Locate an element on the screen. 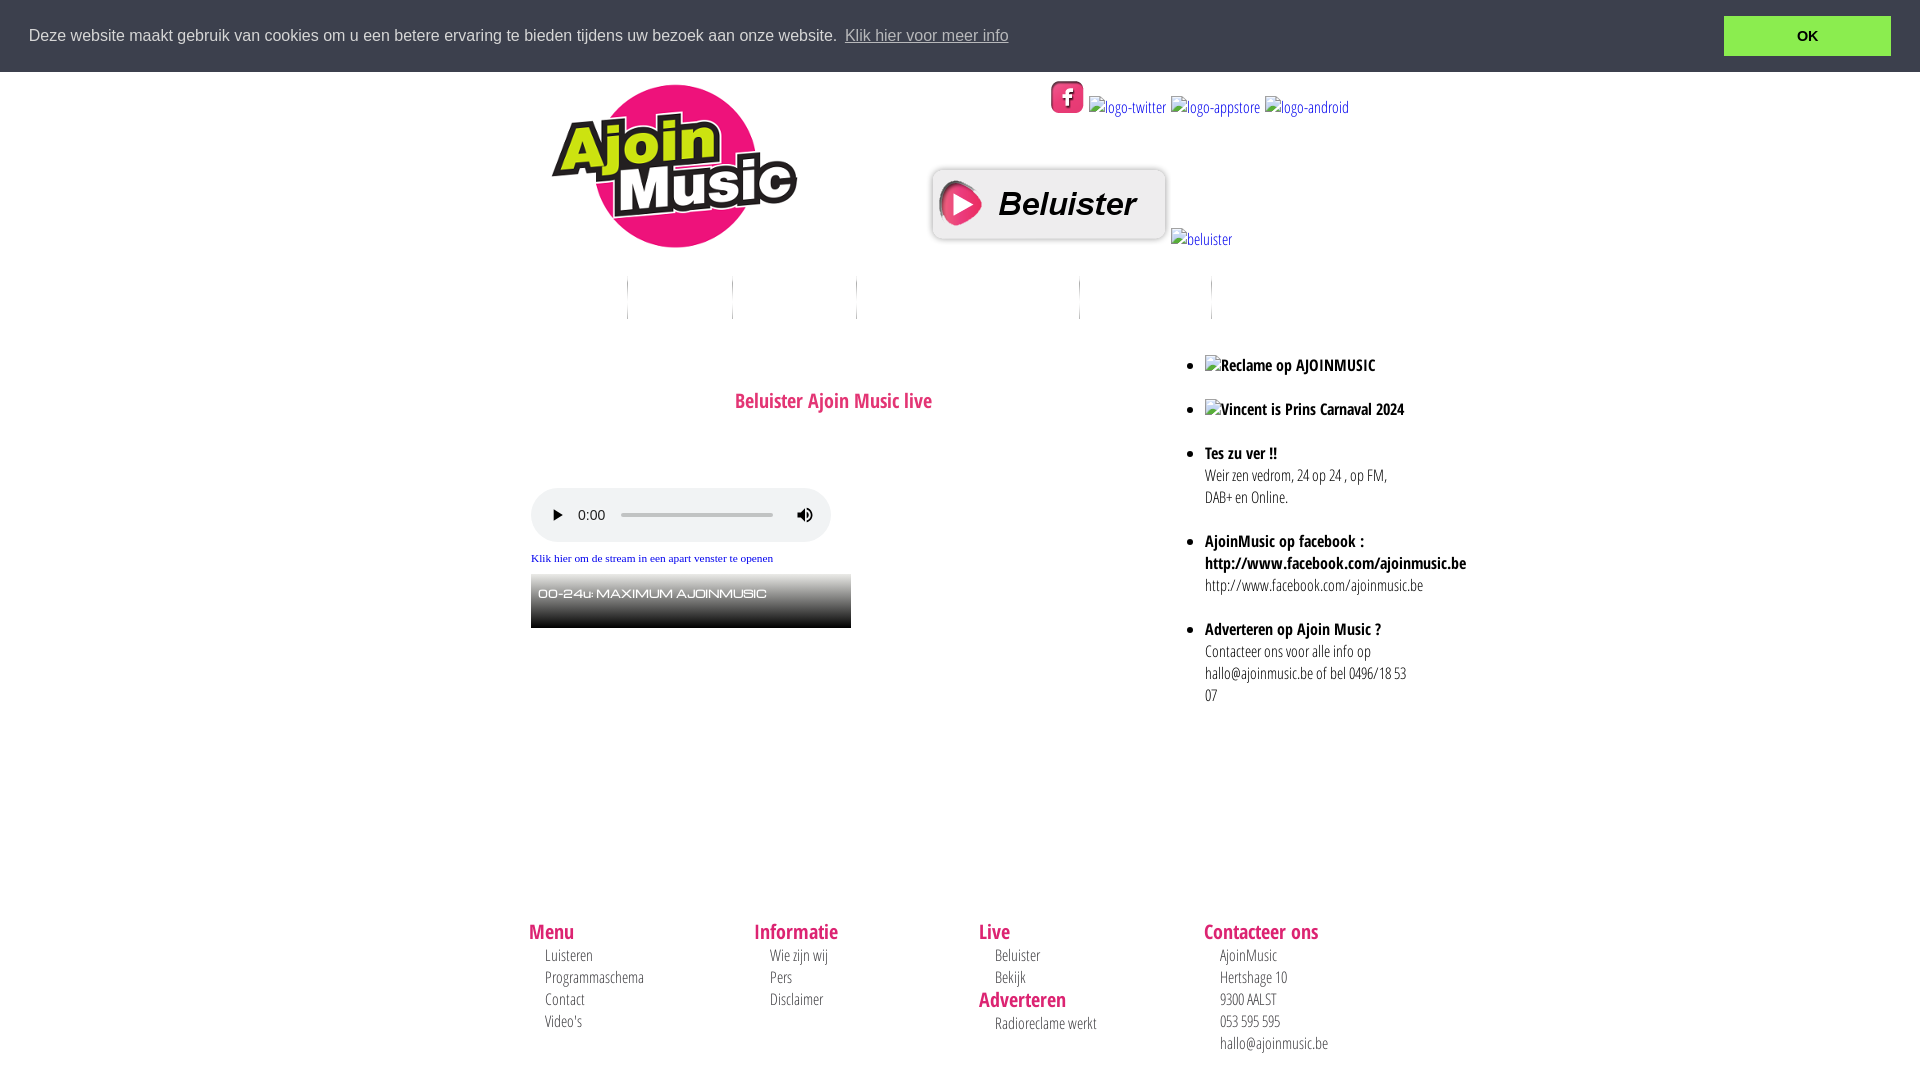 The image size is (1920, 1080). 'Wie zijn wij' is located at coordinates (797, 954).